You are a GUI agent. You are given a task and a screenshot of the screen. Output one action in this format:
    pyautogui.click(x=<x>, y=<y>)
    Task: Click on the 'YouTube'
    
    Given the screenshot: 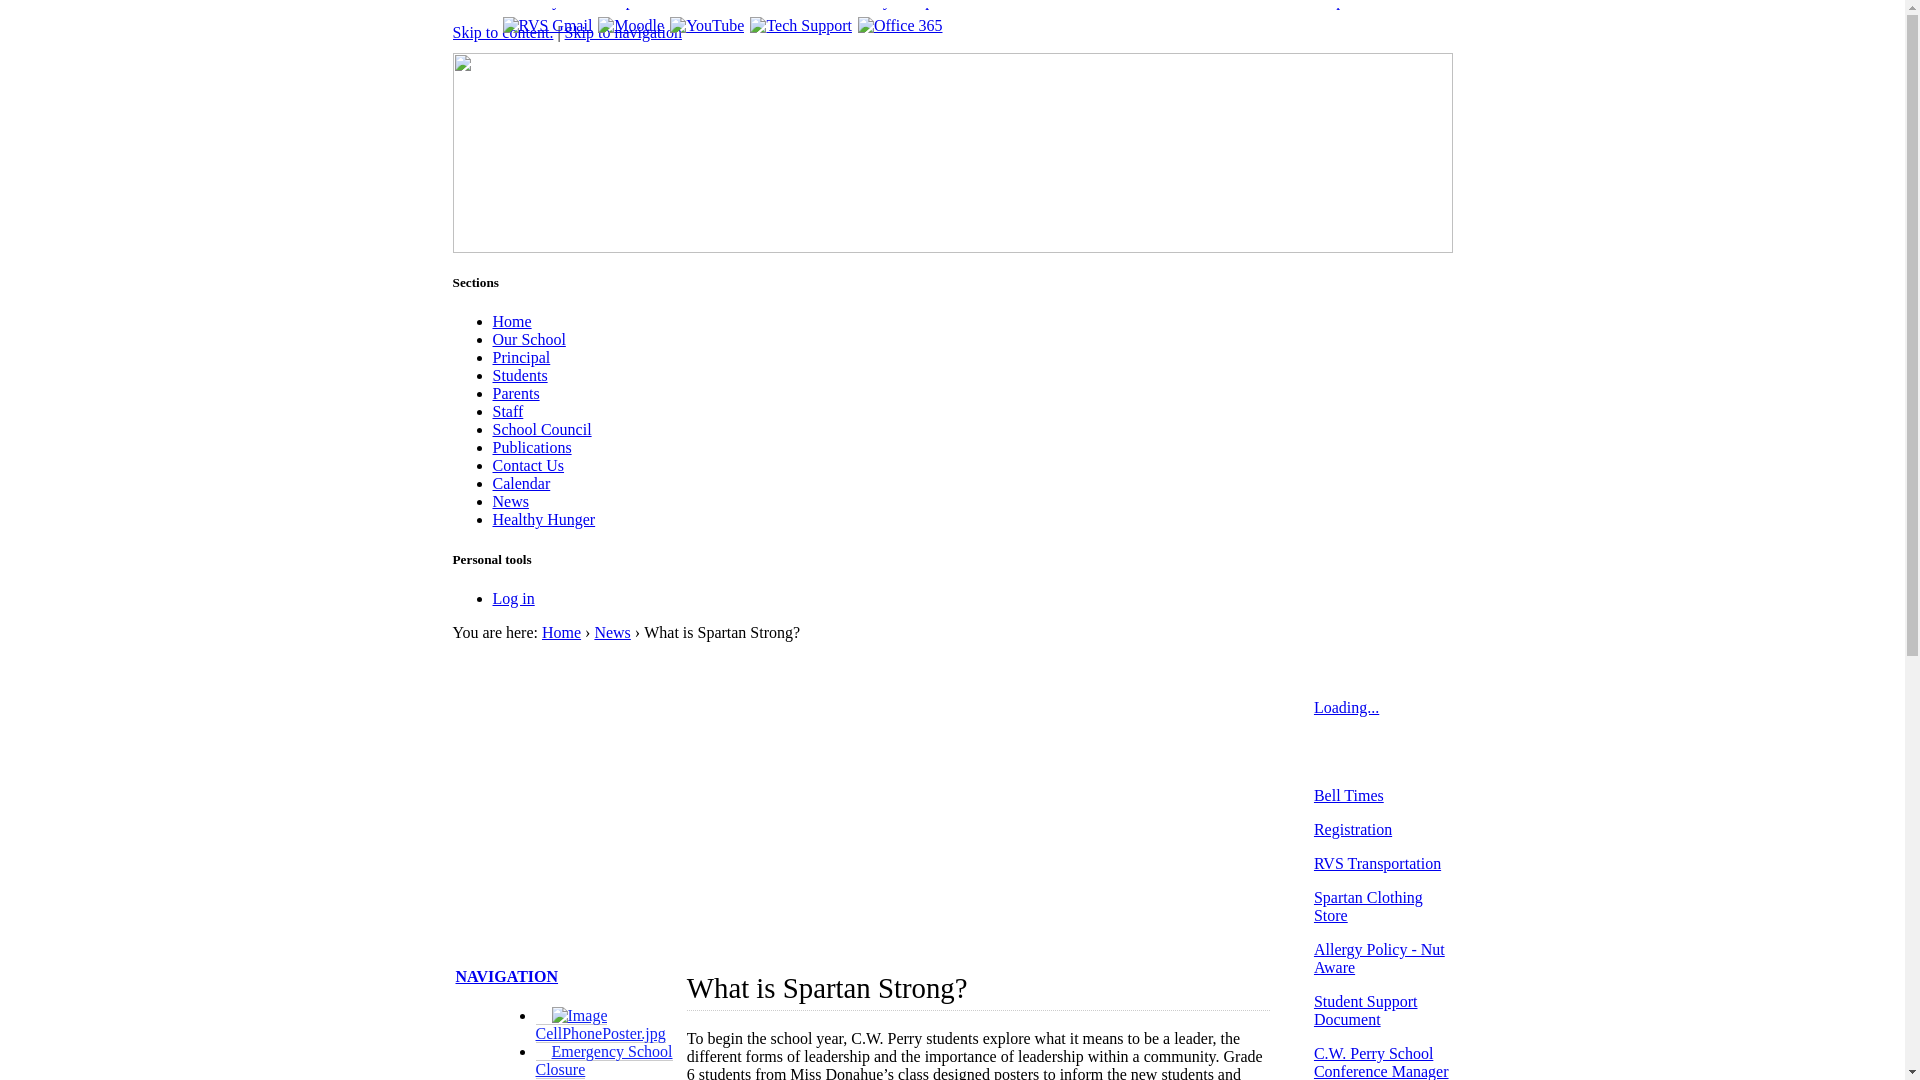 What is the action you would take?
    pyautogui.click(x=706, y=25)
    